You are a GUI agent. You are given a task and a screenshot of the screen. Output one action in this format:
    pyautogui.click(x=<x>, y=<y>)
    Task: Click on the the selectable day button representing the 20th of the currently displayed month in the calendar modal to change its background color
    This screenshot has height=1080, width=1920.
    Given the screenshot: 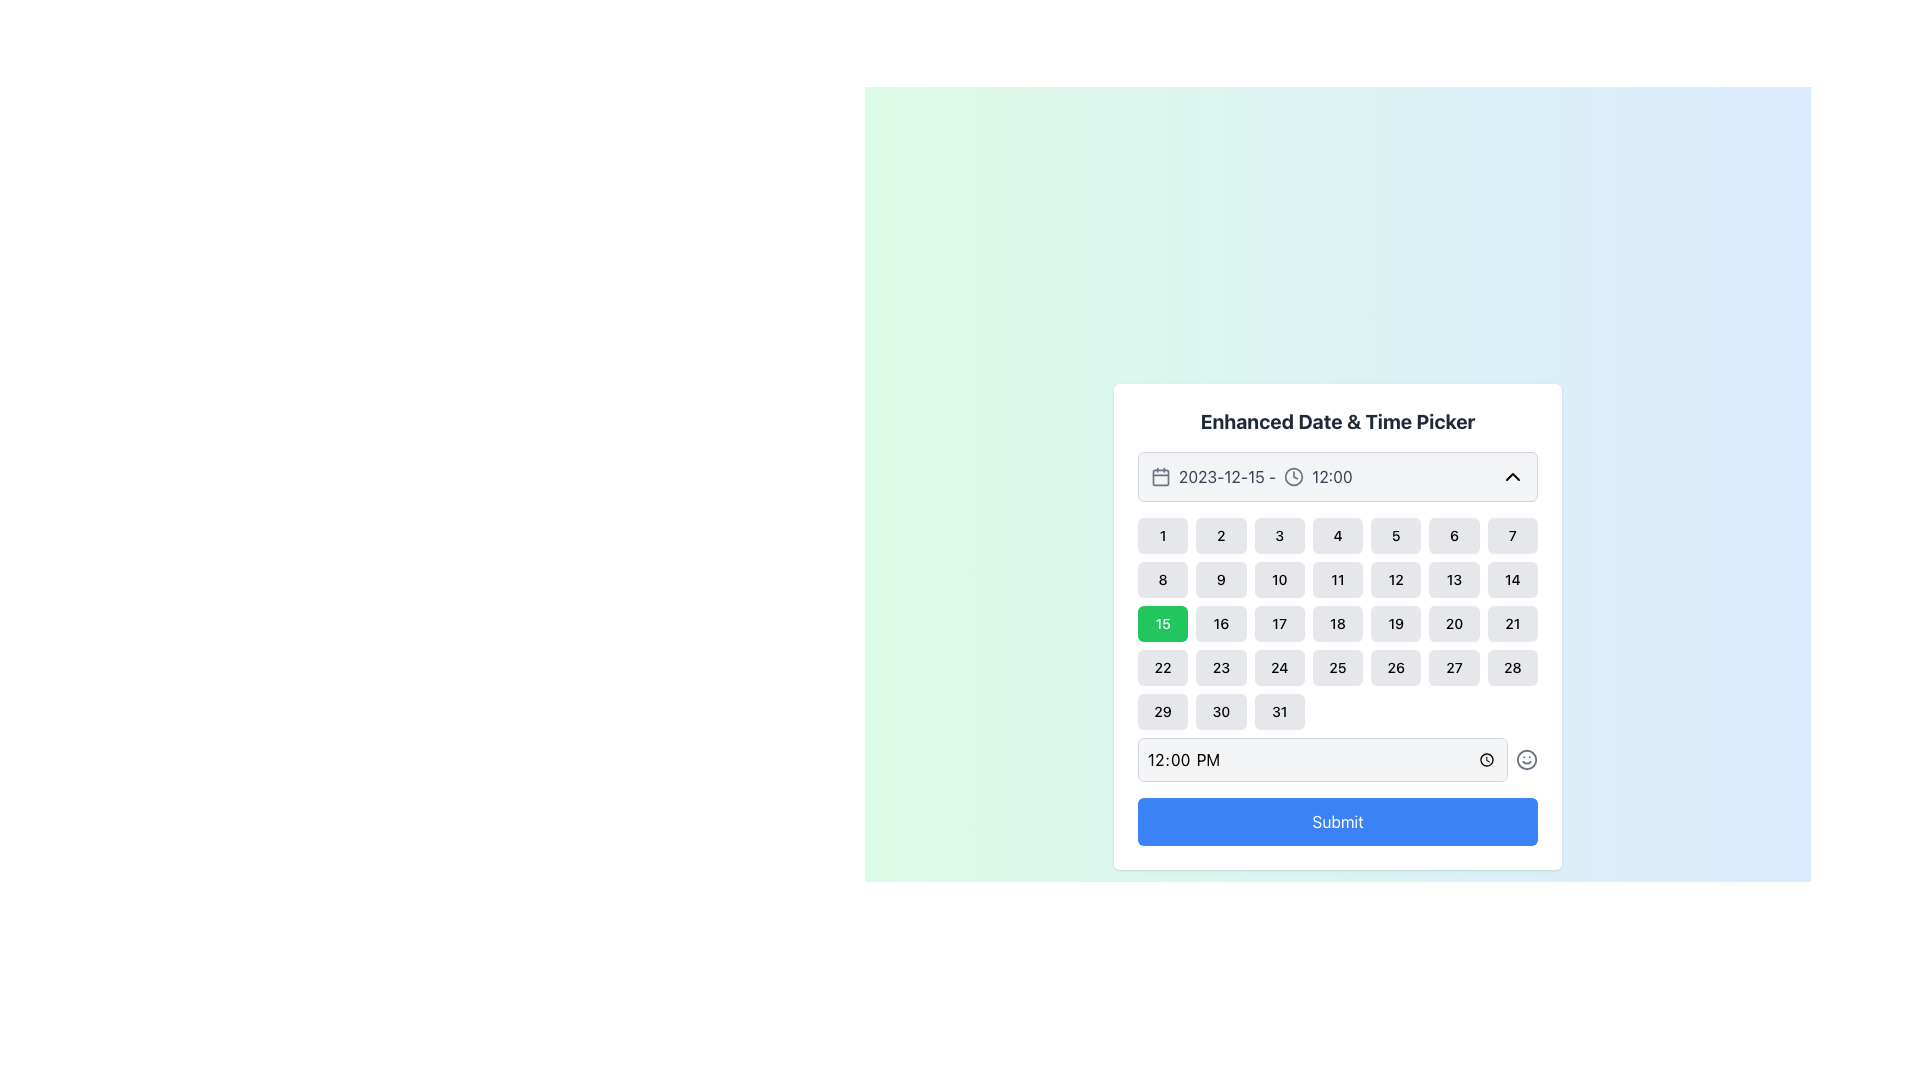 What is the action you would take?
    pyautogui.click(x=1454, y=623)
    